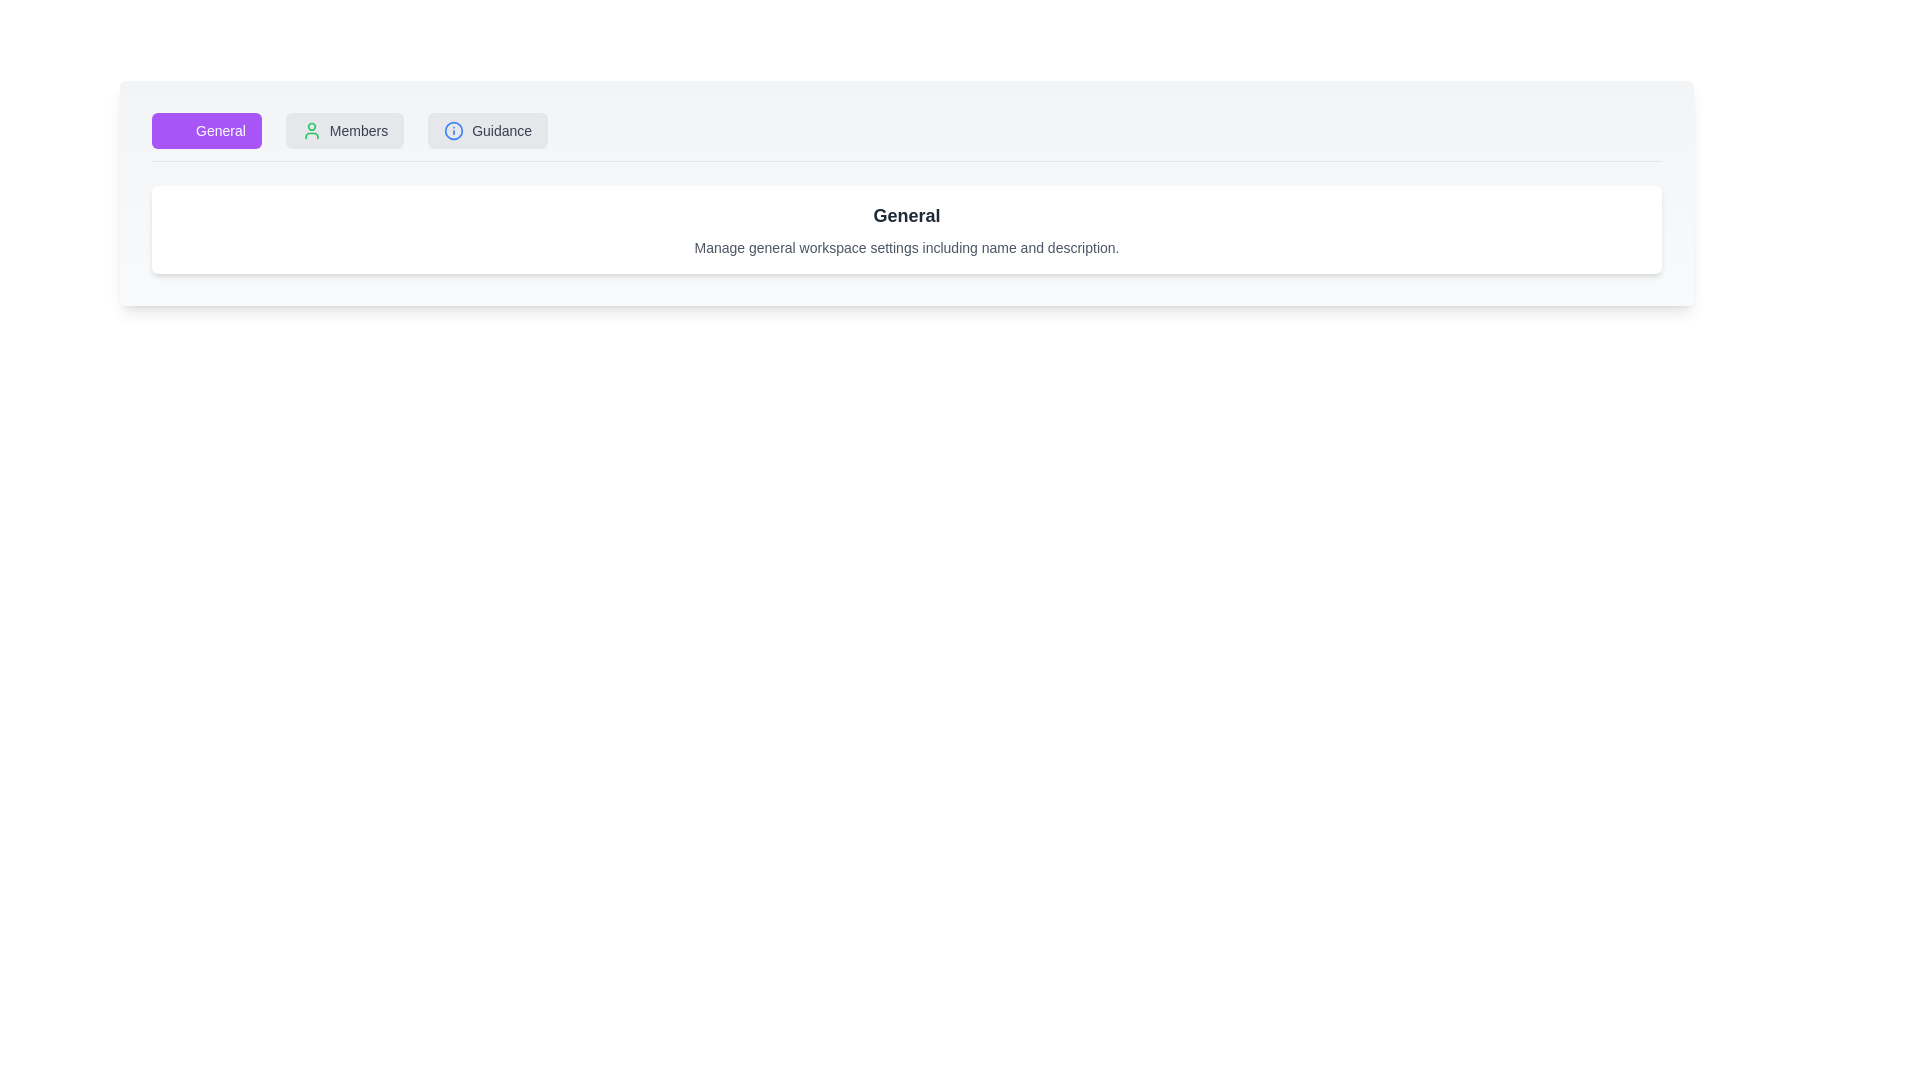 The height and width of the screenshot is (1080, 1920). What do you see at coordinates (206, 131) in the screenshot?
I see `the General tab to view its content` at bounding box center [206, 131].